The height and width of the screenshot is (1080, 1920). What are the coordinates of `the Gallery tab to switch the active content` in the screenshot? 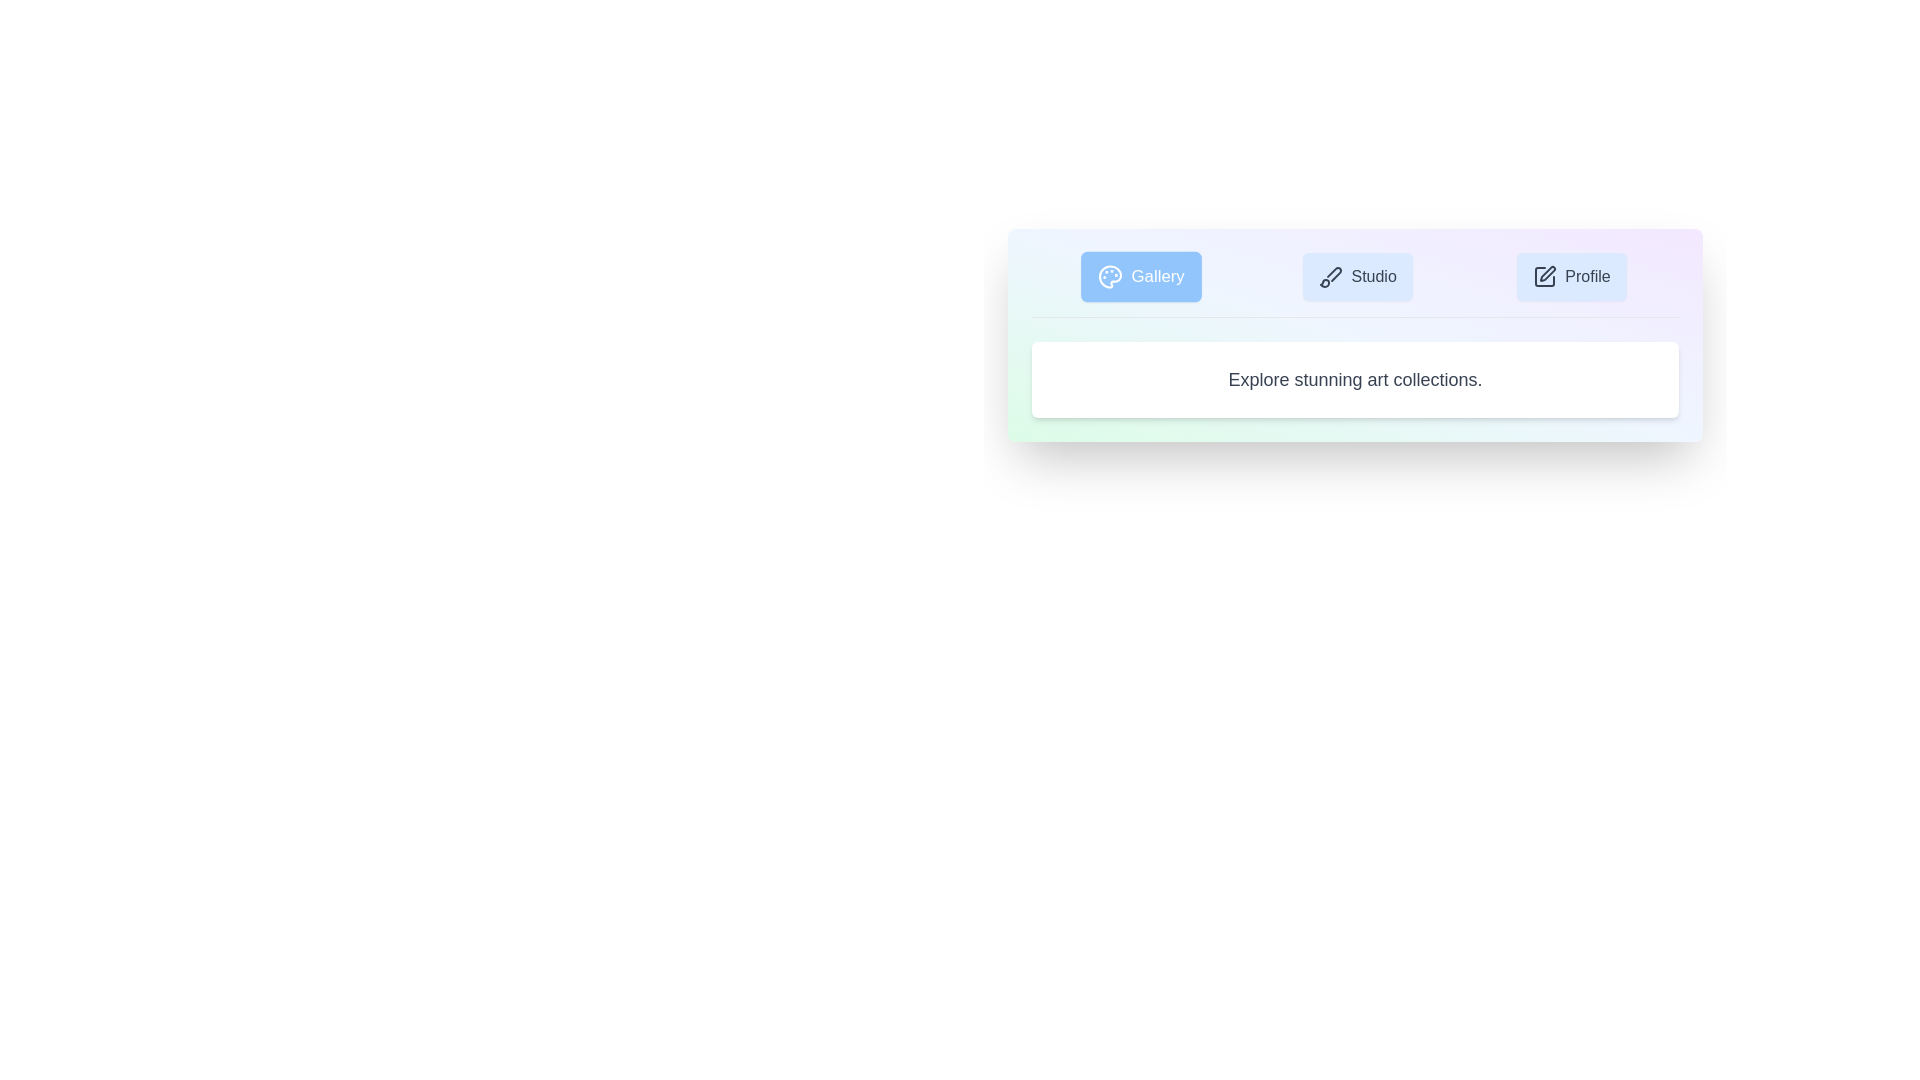 It's located at (1141, 277).